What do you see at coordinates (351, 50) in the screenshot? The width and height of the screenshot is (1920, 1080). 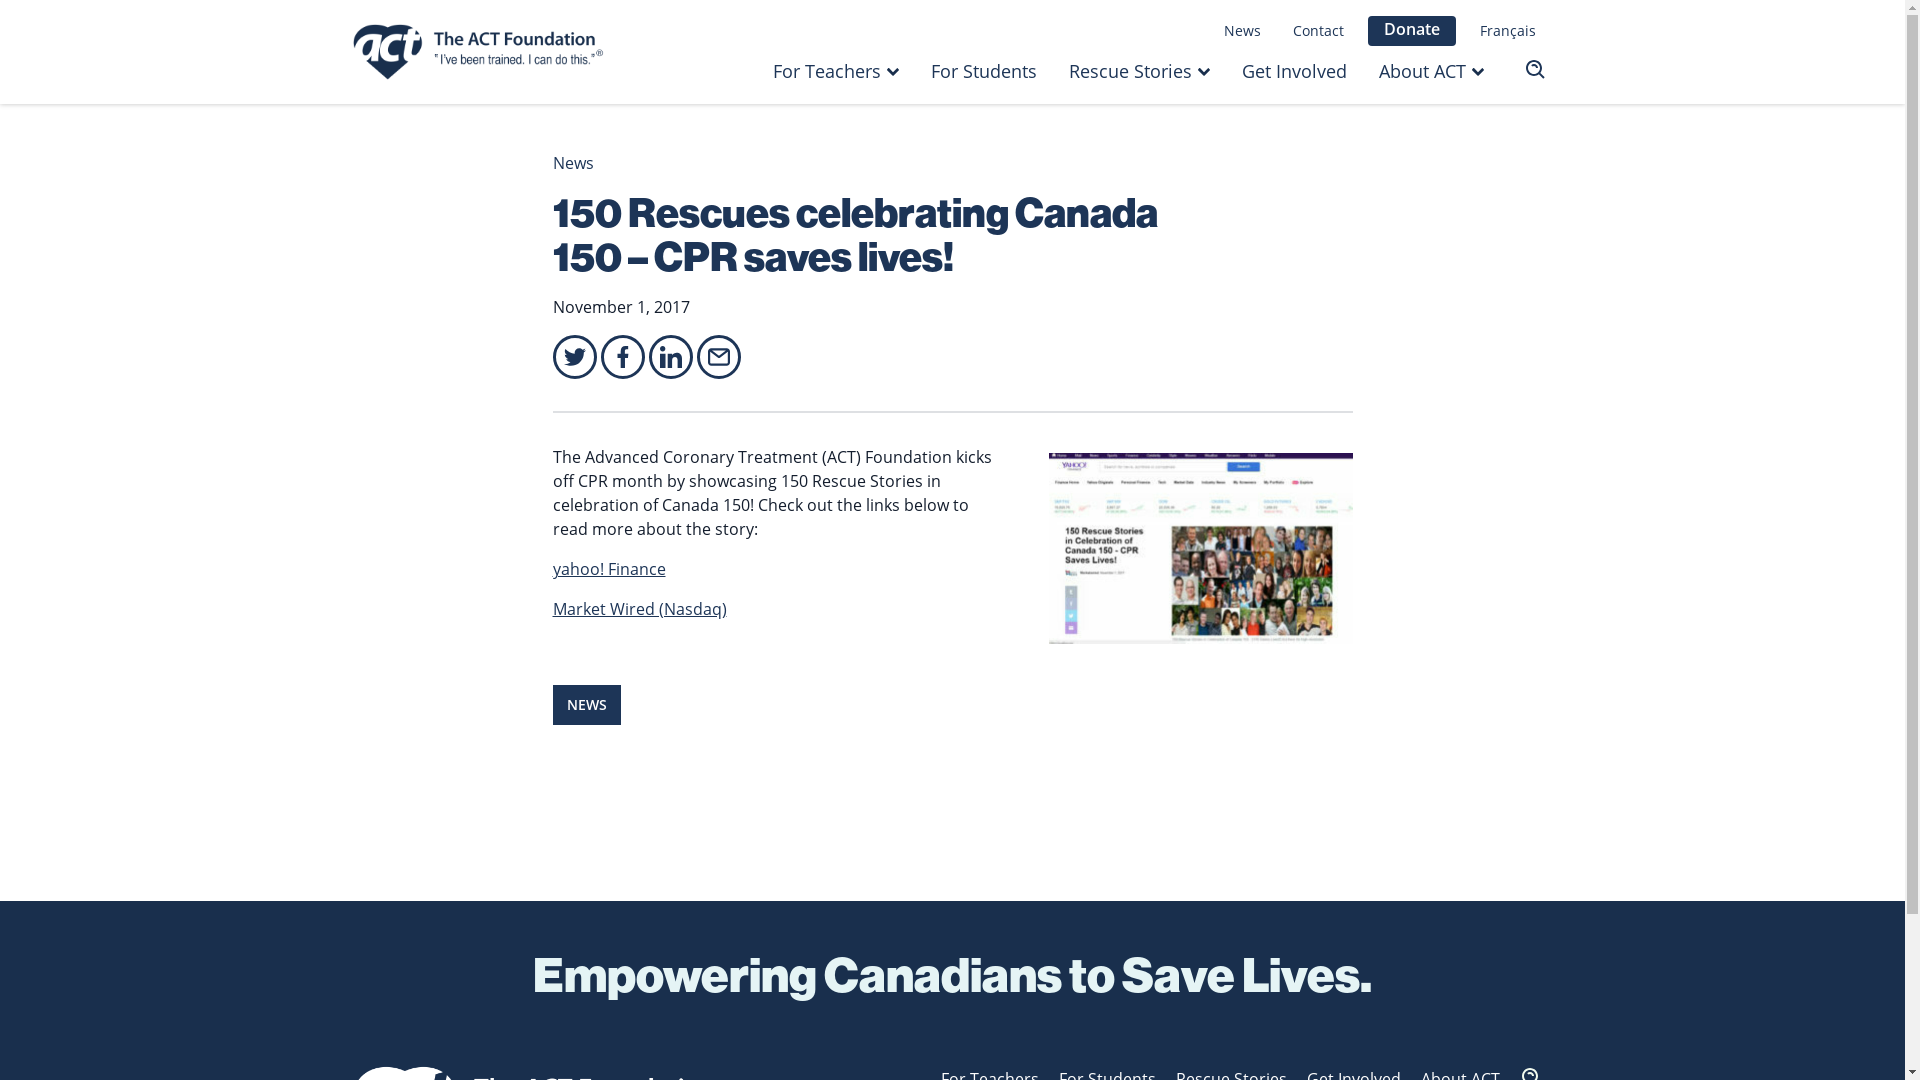 I see `'Homepage - The ACT Foundation'` at bounding box center [351, 50].